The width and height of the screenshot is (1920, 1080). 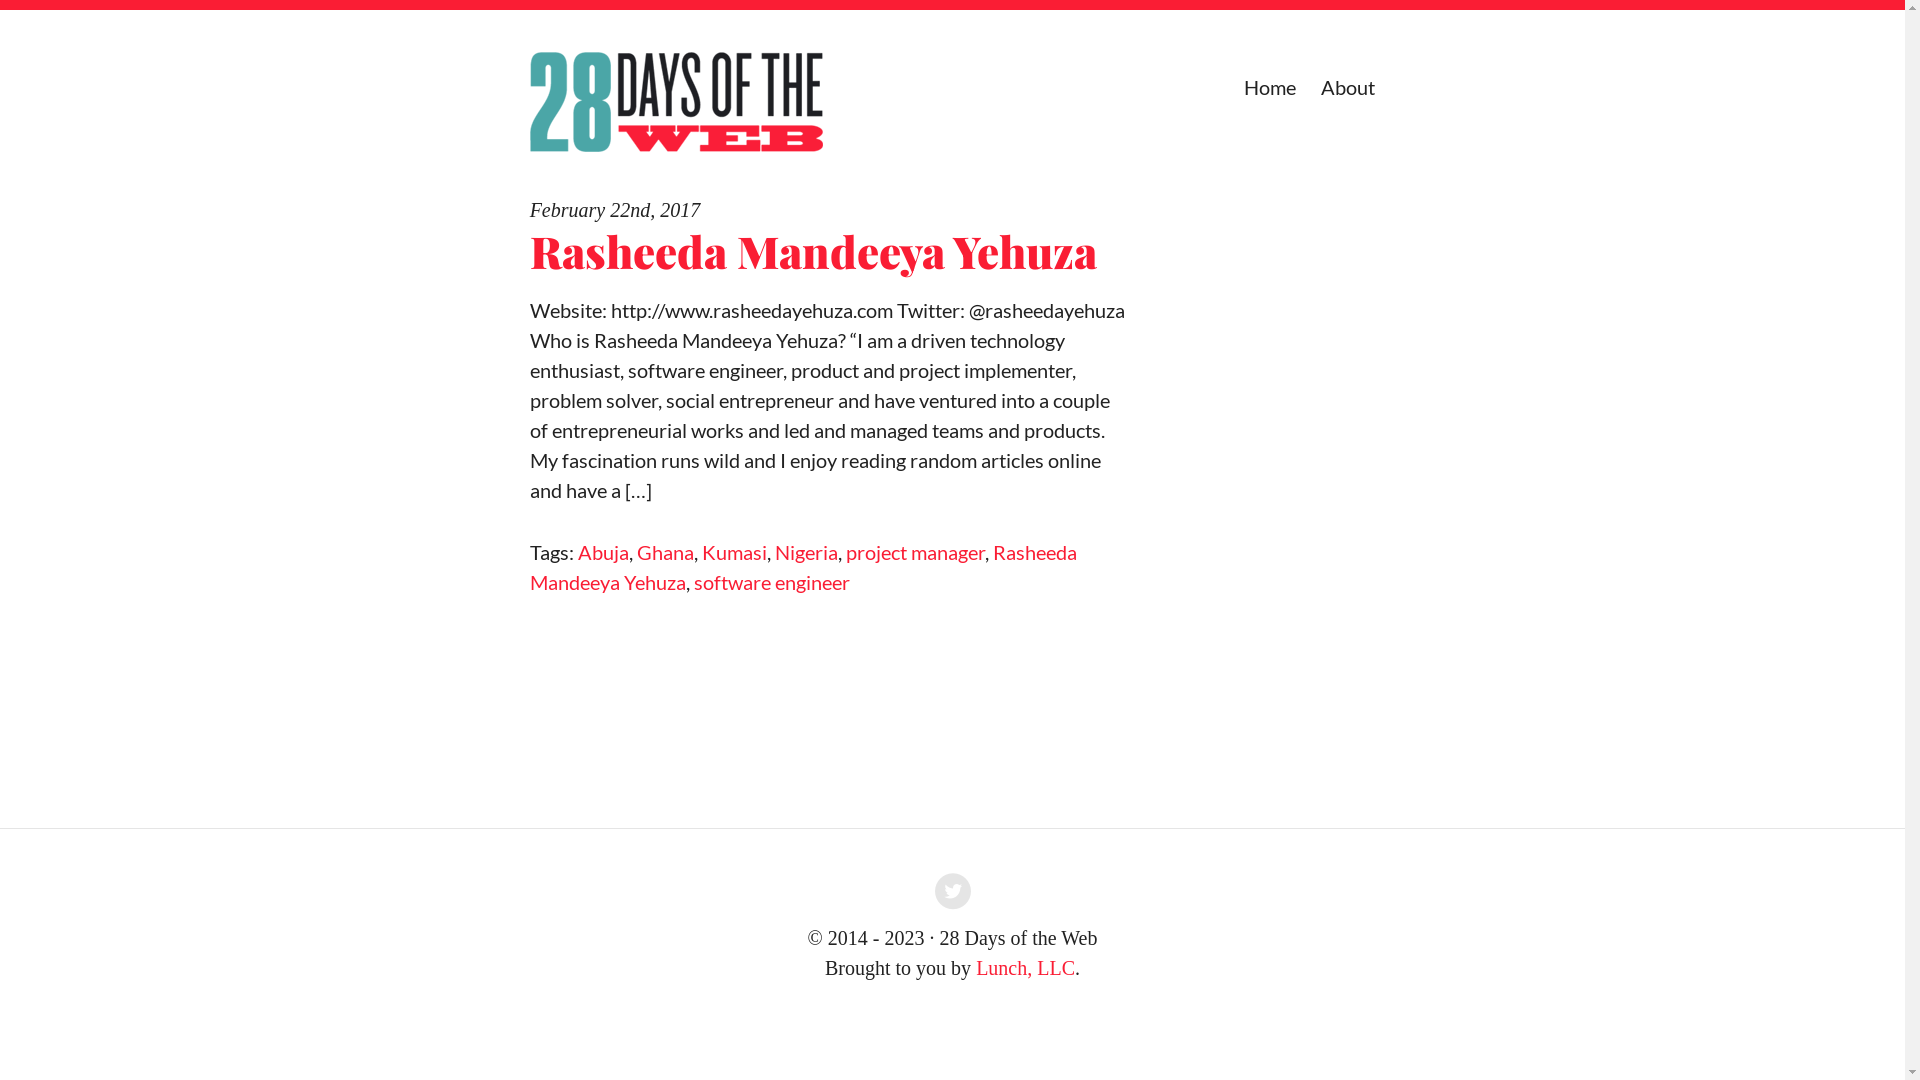 What do you see at coordinates (665, 551) in the screenshot?
I see `'Ghana'` at bounding box center [665, 551].